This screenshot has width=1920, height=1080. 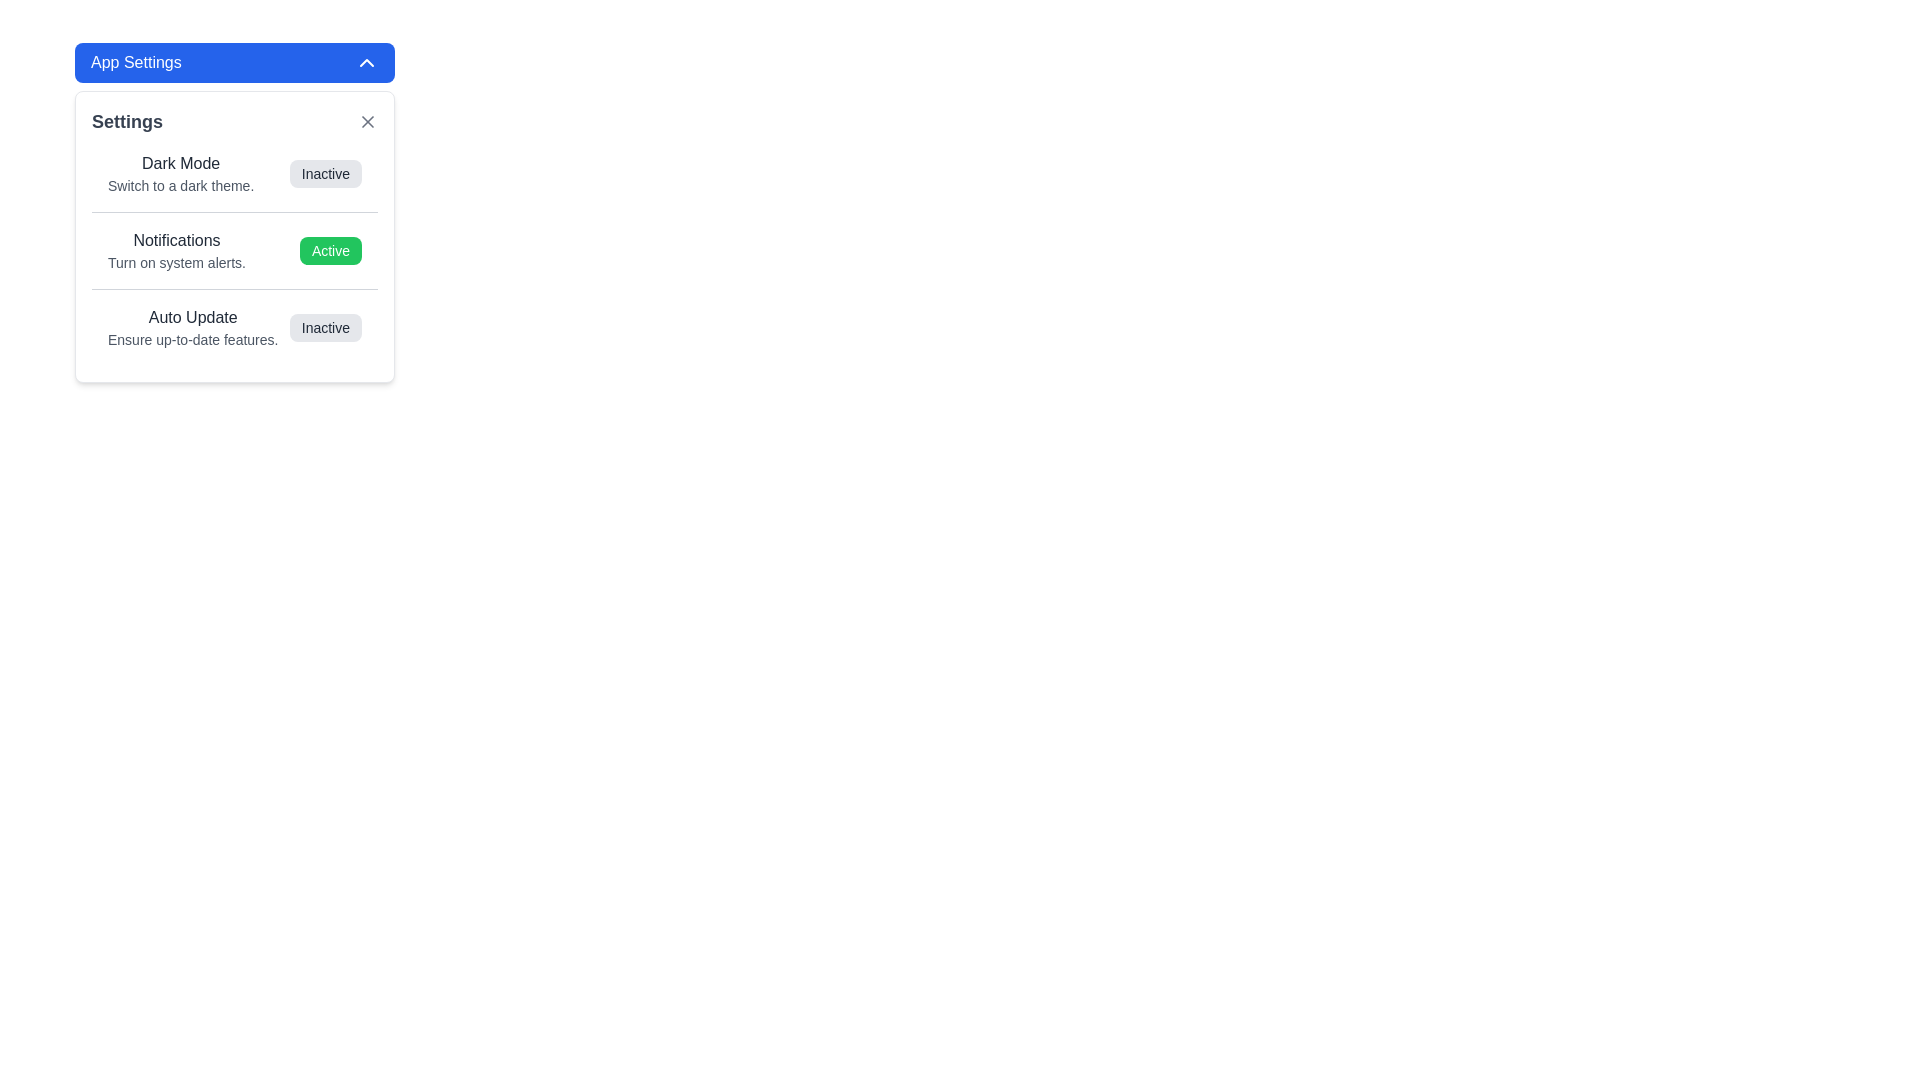 What do you see at coordinates (325, 172) in the screenshot?
I see `the 'Inactive' label in the 'Dark Mode' section of the 'Settings' panel` at bounding box center [325, 172].